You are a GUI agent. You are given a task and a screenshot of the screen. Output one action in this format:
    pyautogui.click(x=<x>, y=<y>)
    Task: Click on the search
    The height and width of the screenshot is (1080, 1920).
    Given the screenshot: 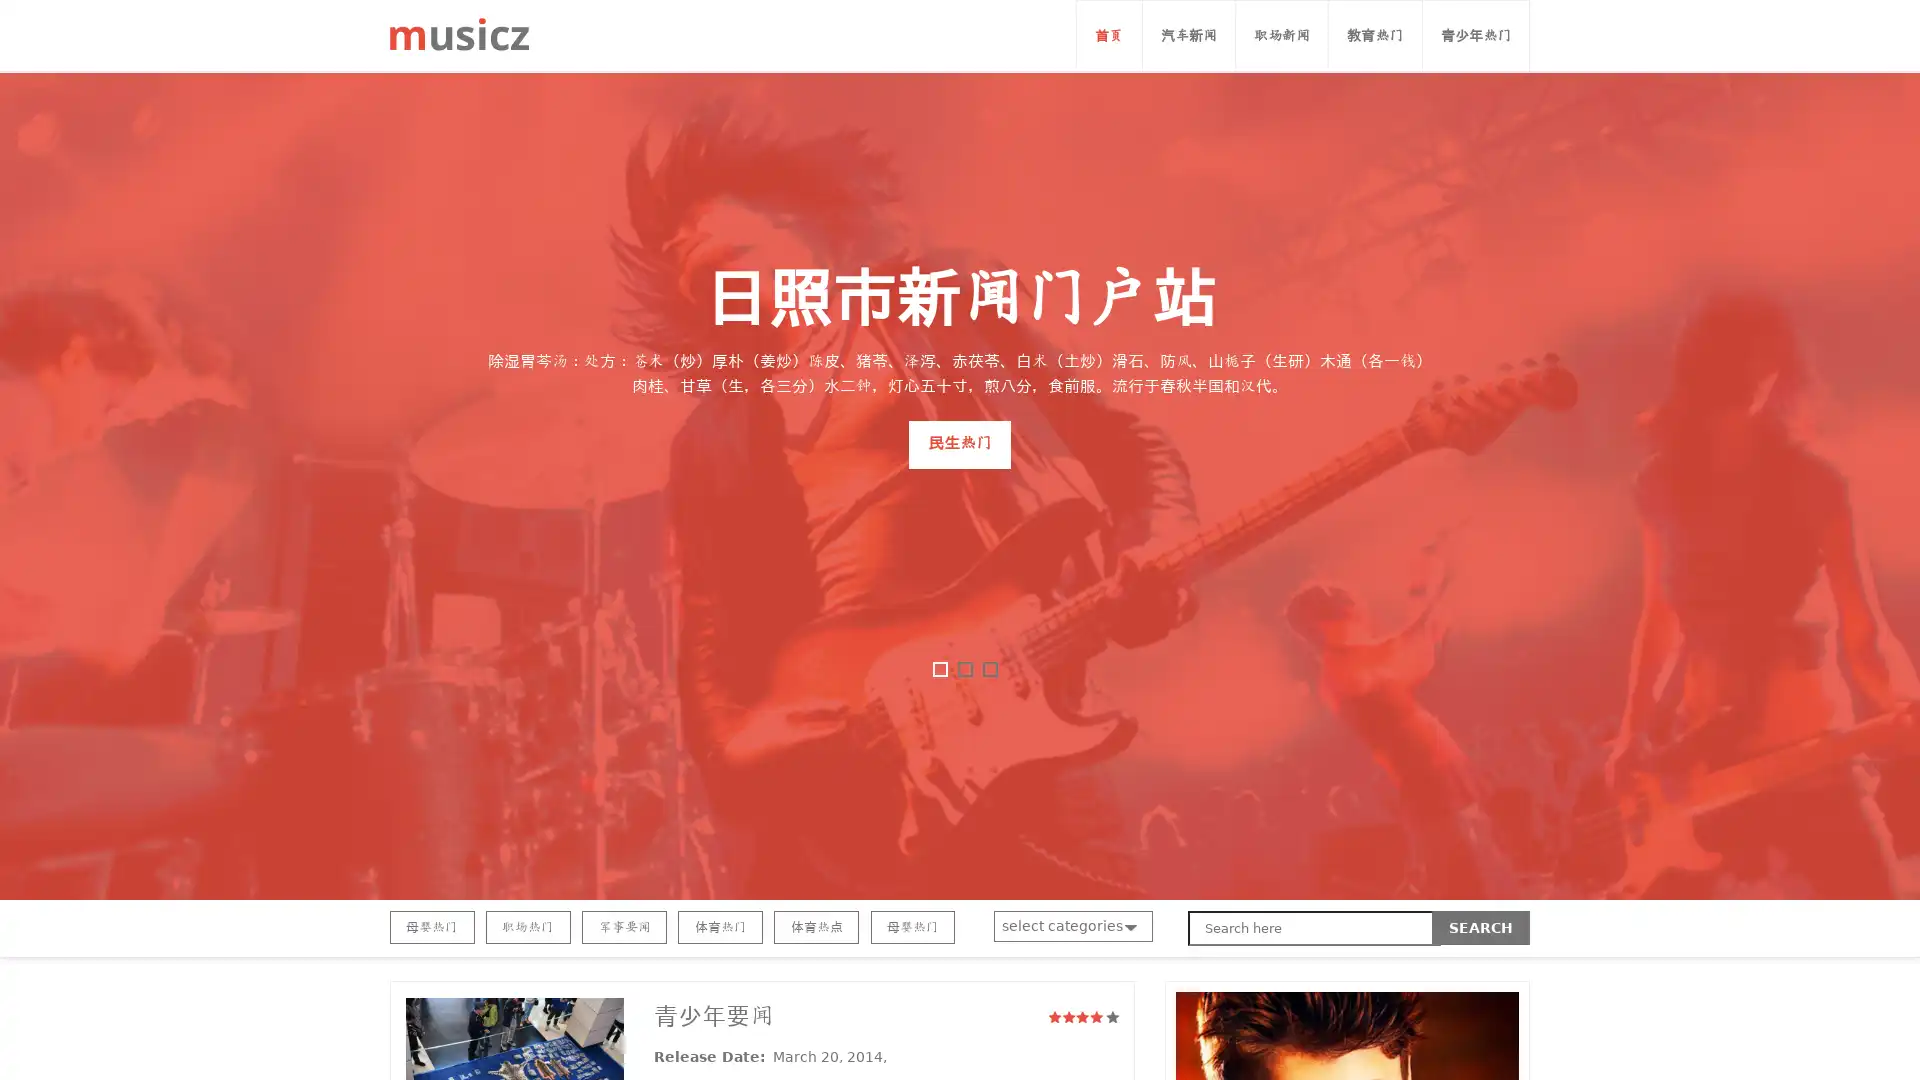 What is the action you would take?
    pyautogui.click(x=1481, y=928)
    